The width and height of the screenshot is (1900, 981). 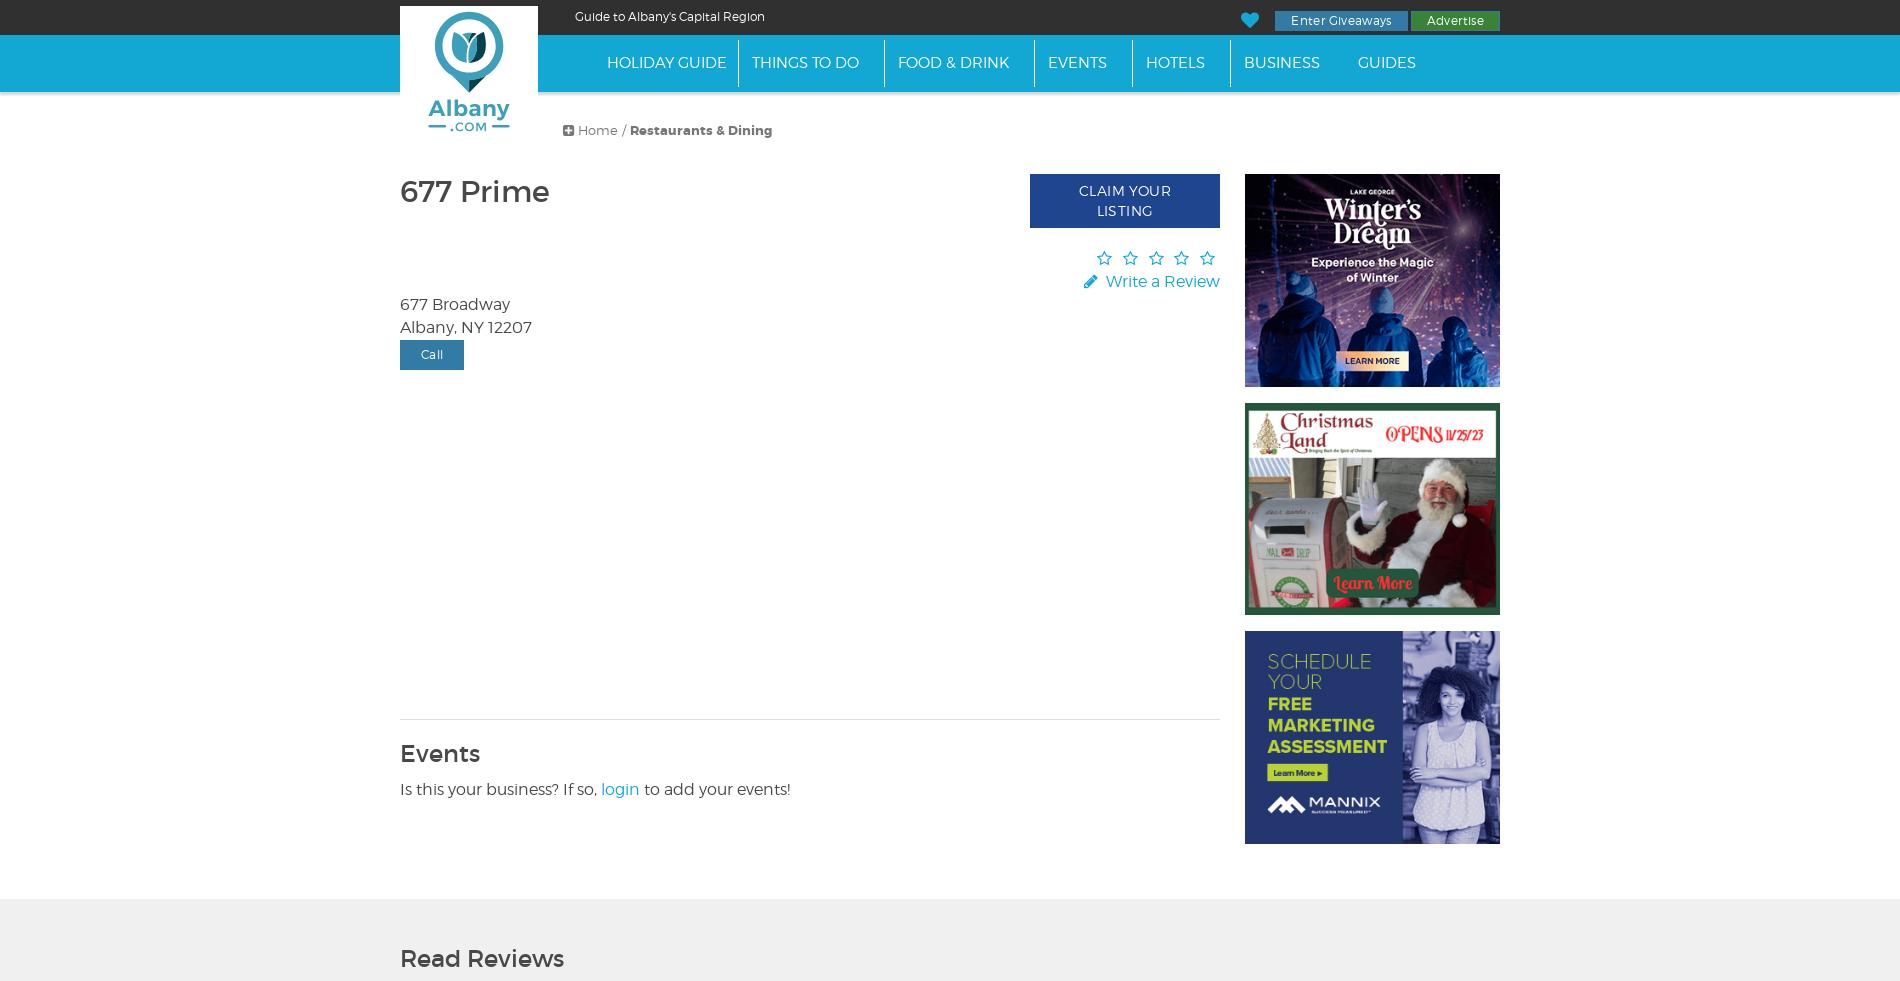 What do you see at coordinates (398, 59) in the screenshot?
I see `'We are thrilled to announce that our highly anticipated Black Friday sale is back!'` at bounding box center [398, 59].